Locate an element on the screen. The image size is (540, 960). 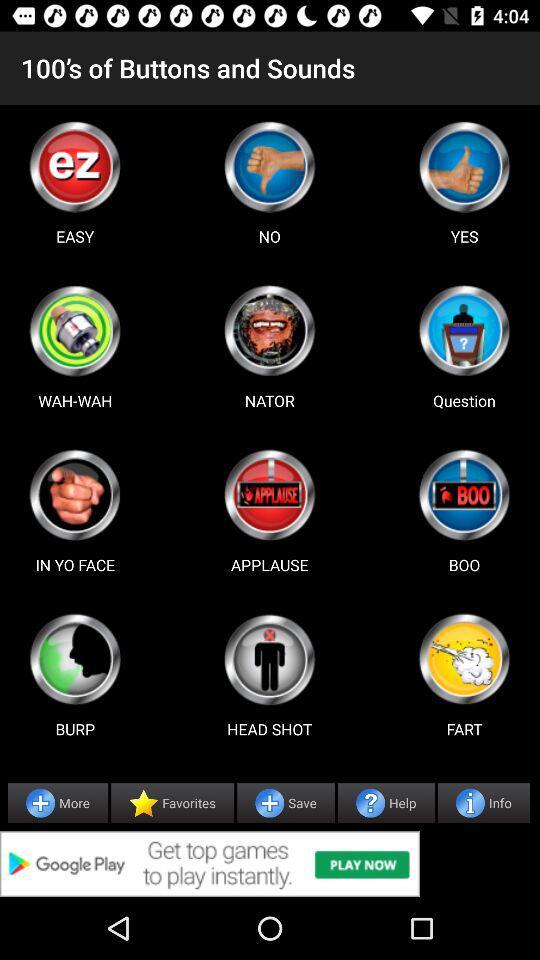
down page is located at coordinates (269, 165).